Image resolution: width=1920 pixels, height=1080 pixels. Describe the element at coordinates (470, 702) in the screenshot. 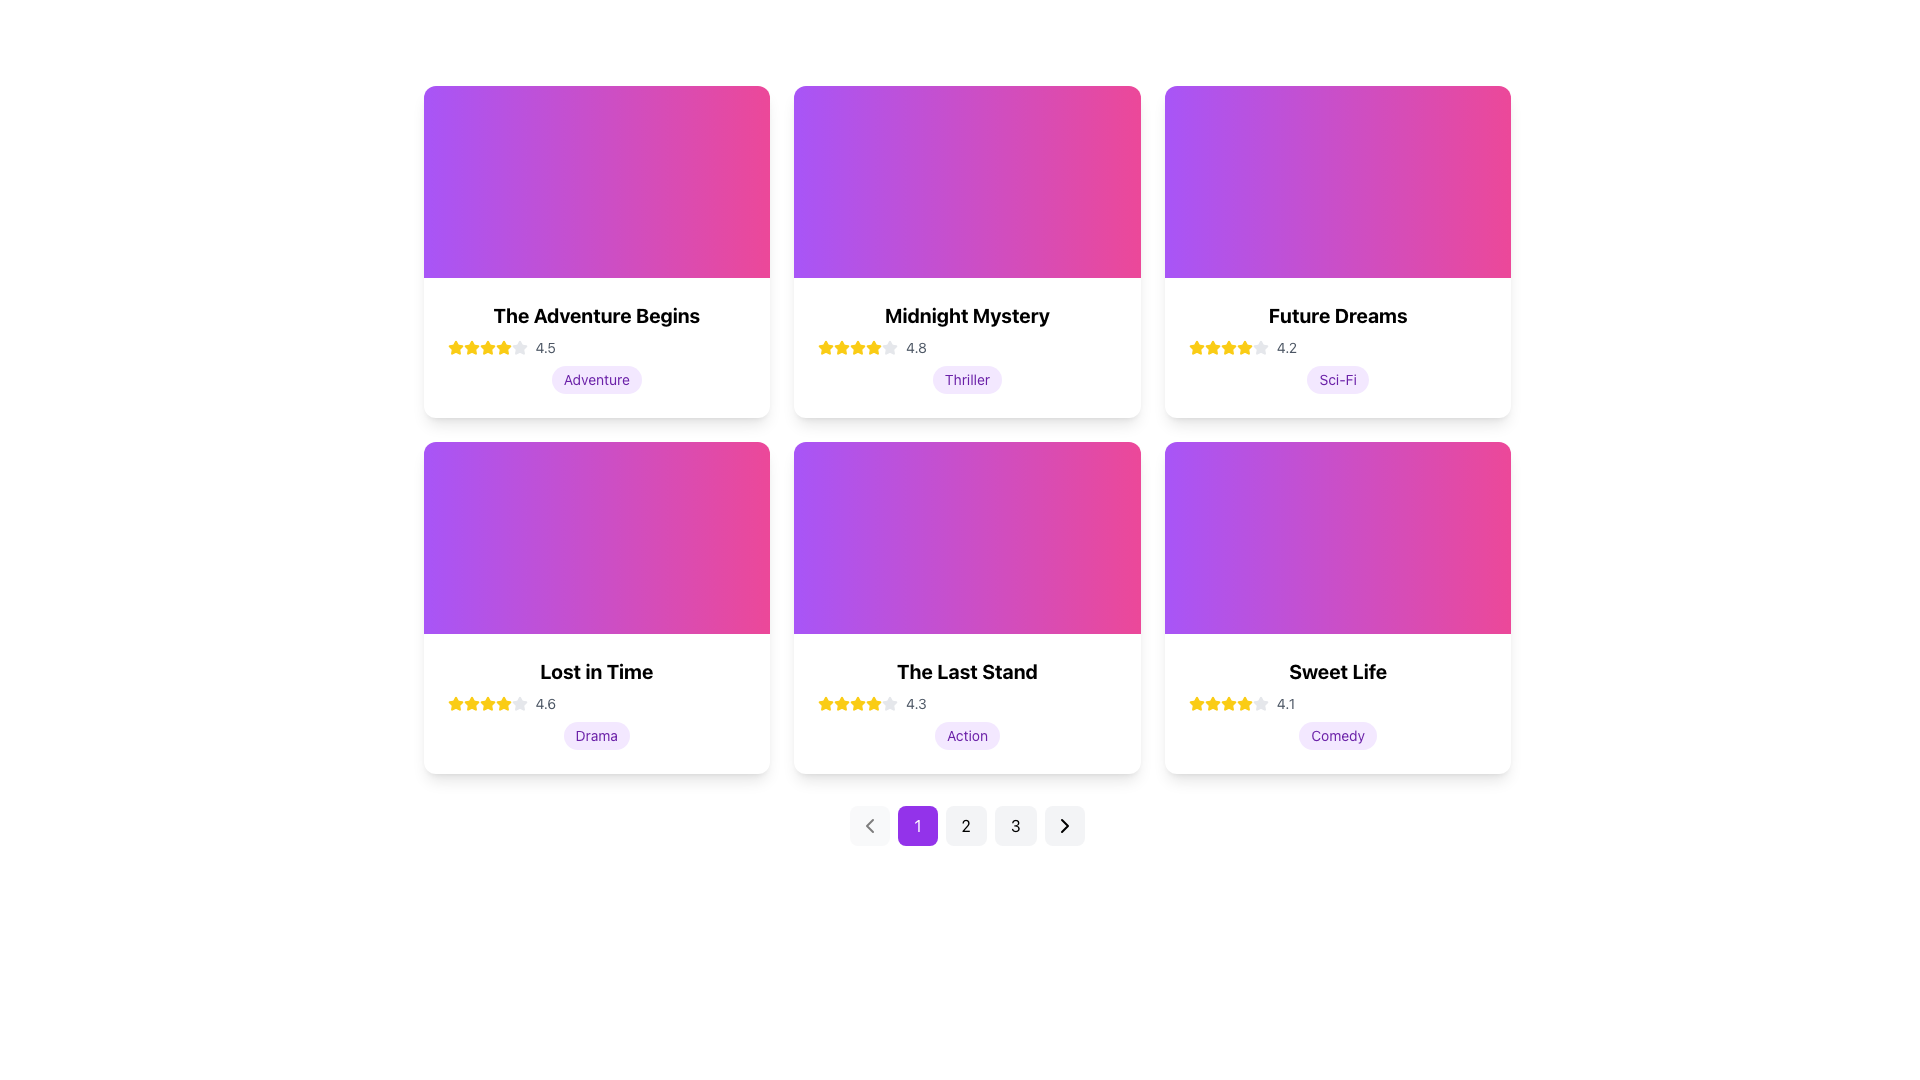

I see `the second yellow star-shaped rating icon located under the title 'Lost in Time'` at that location.